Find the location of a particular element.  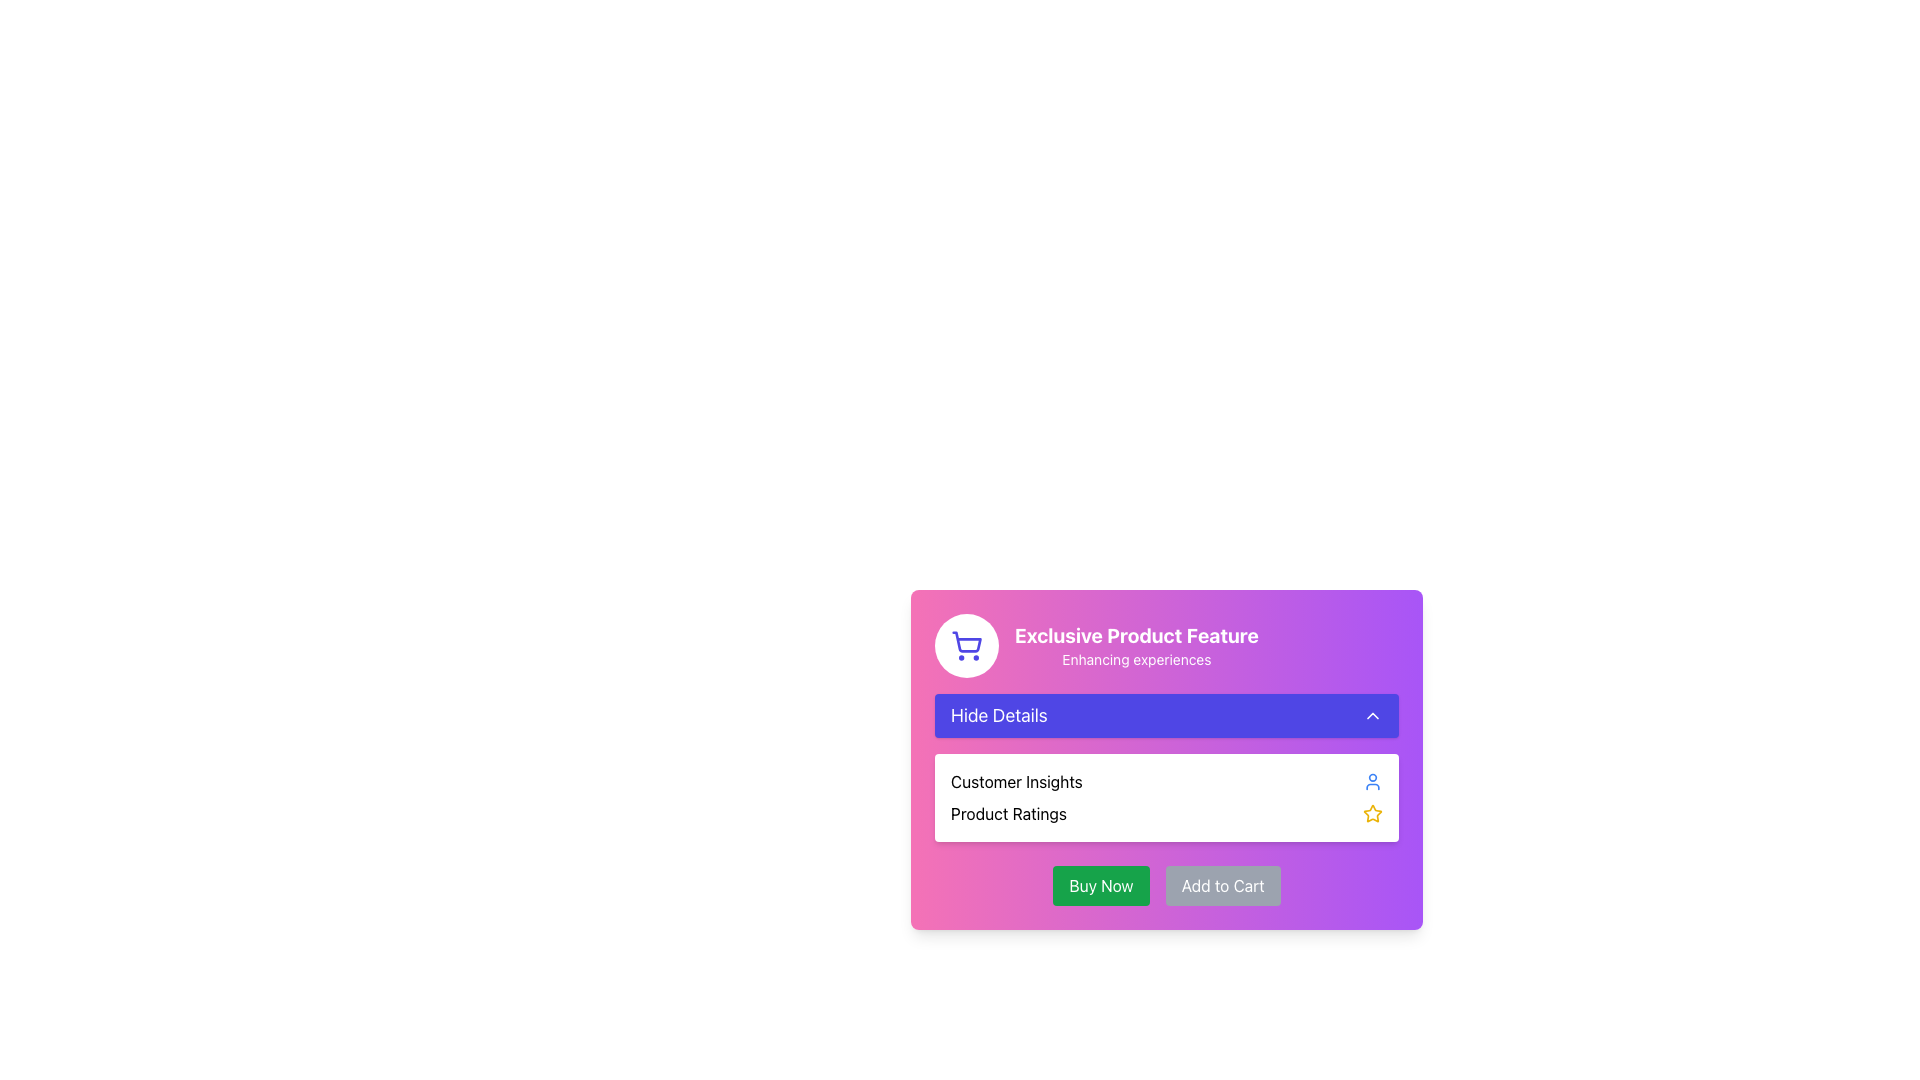

the user icon, which is a small circular icon with a blue outline and white fill, located at the rightmost end of the 'Customer Insights' row is located at coordinates (1371, 781).